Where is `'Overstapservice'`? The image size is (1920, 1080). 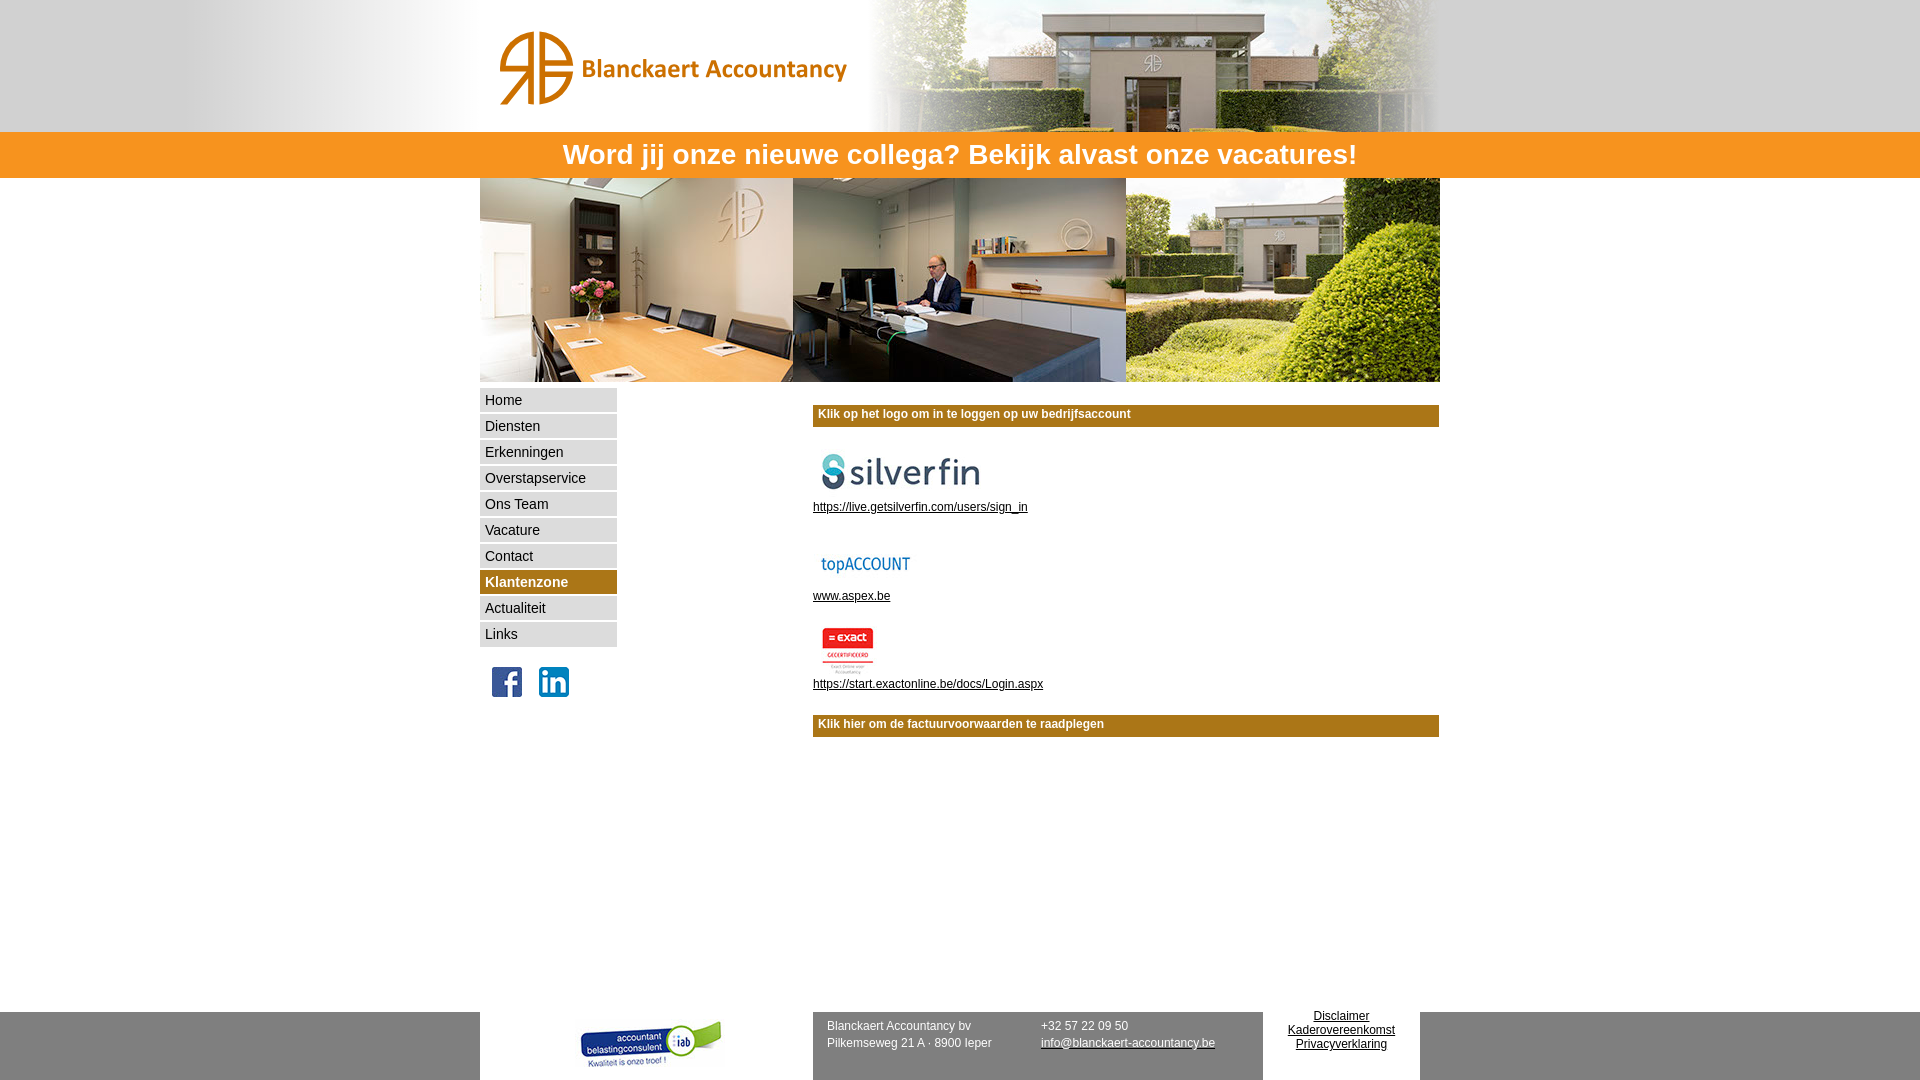 'Overstapservice' is located at coordinates (548, 478).